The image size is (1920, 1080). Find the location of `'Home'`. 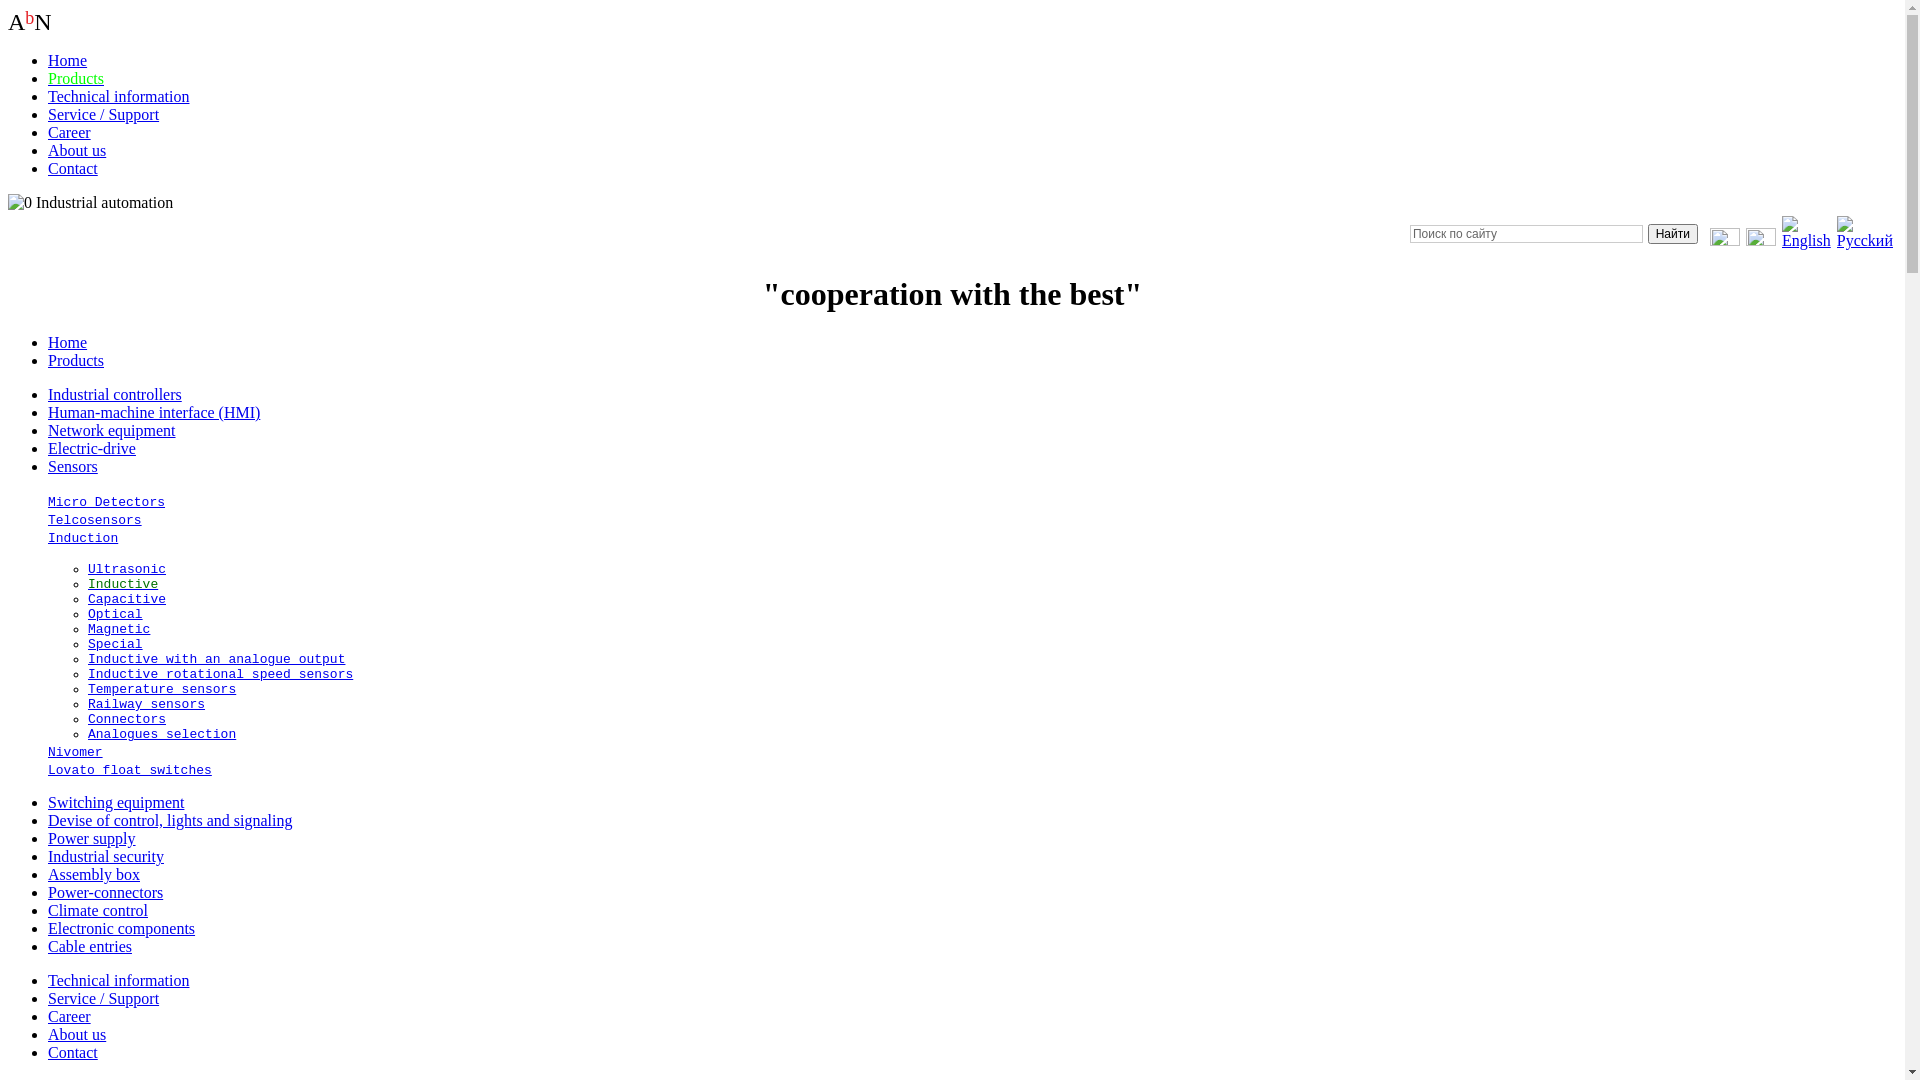

'Home' is located at coordinates (67, 59).